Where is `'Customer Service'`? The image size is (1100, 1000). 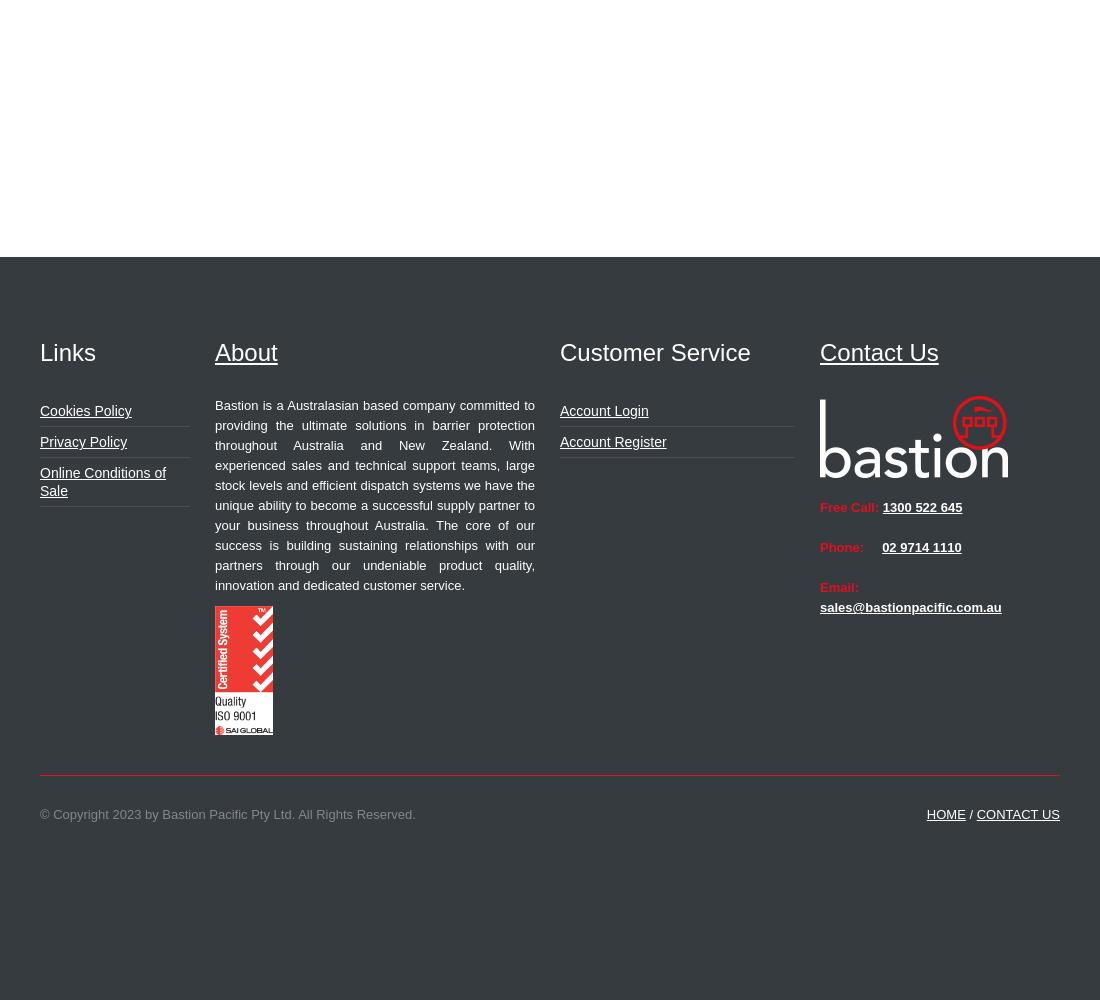
'Customer Service' is located at coordinates (655, 351).